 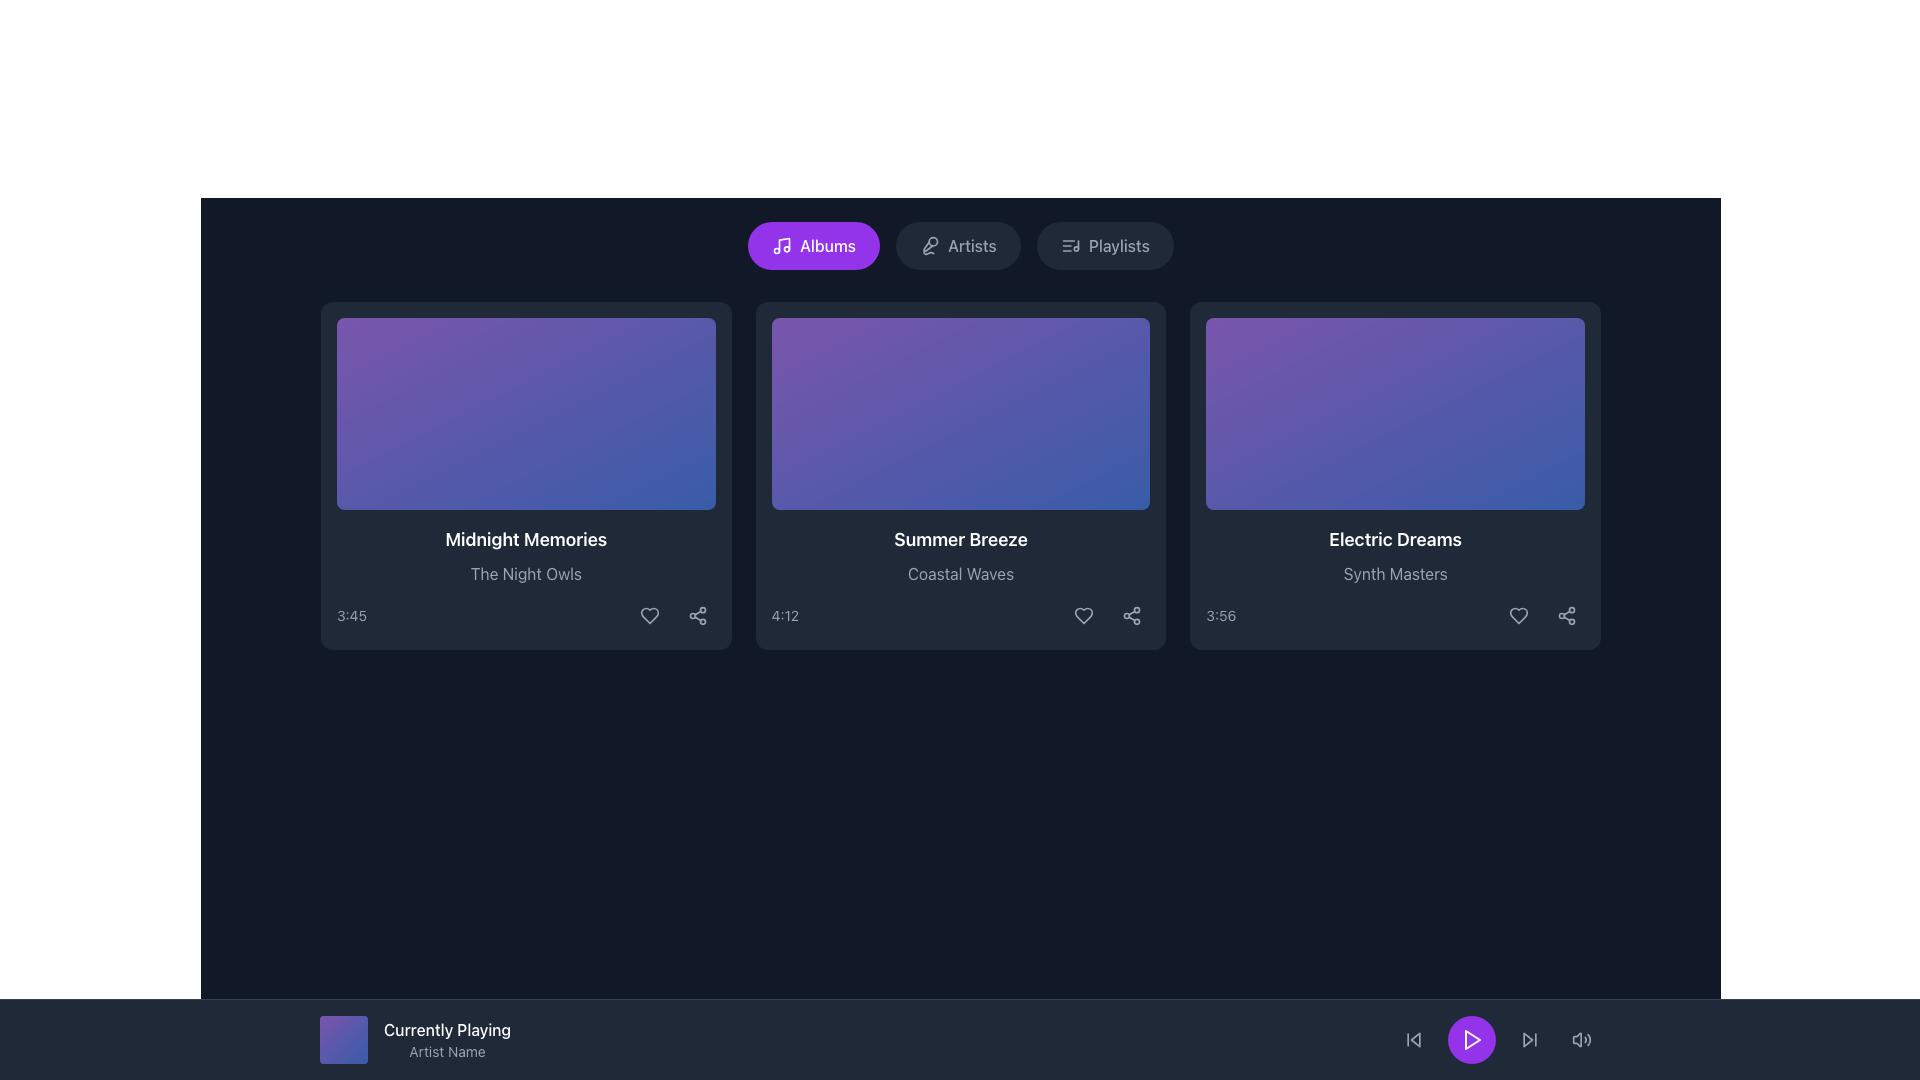 What do you see at coordinates (1413, 1039) in the screenshot?
I see `the SVG icon styled as a button located at the bottom control bar's left-most position to skip backward in media playback` at bounding box center [1413, 1039].